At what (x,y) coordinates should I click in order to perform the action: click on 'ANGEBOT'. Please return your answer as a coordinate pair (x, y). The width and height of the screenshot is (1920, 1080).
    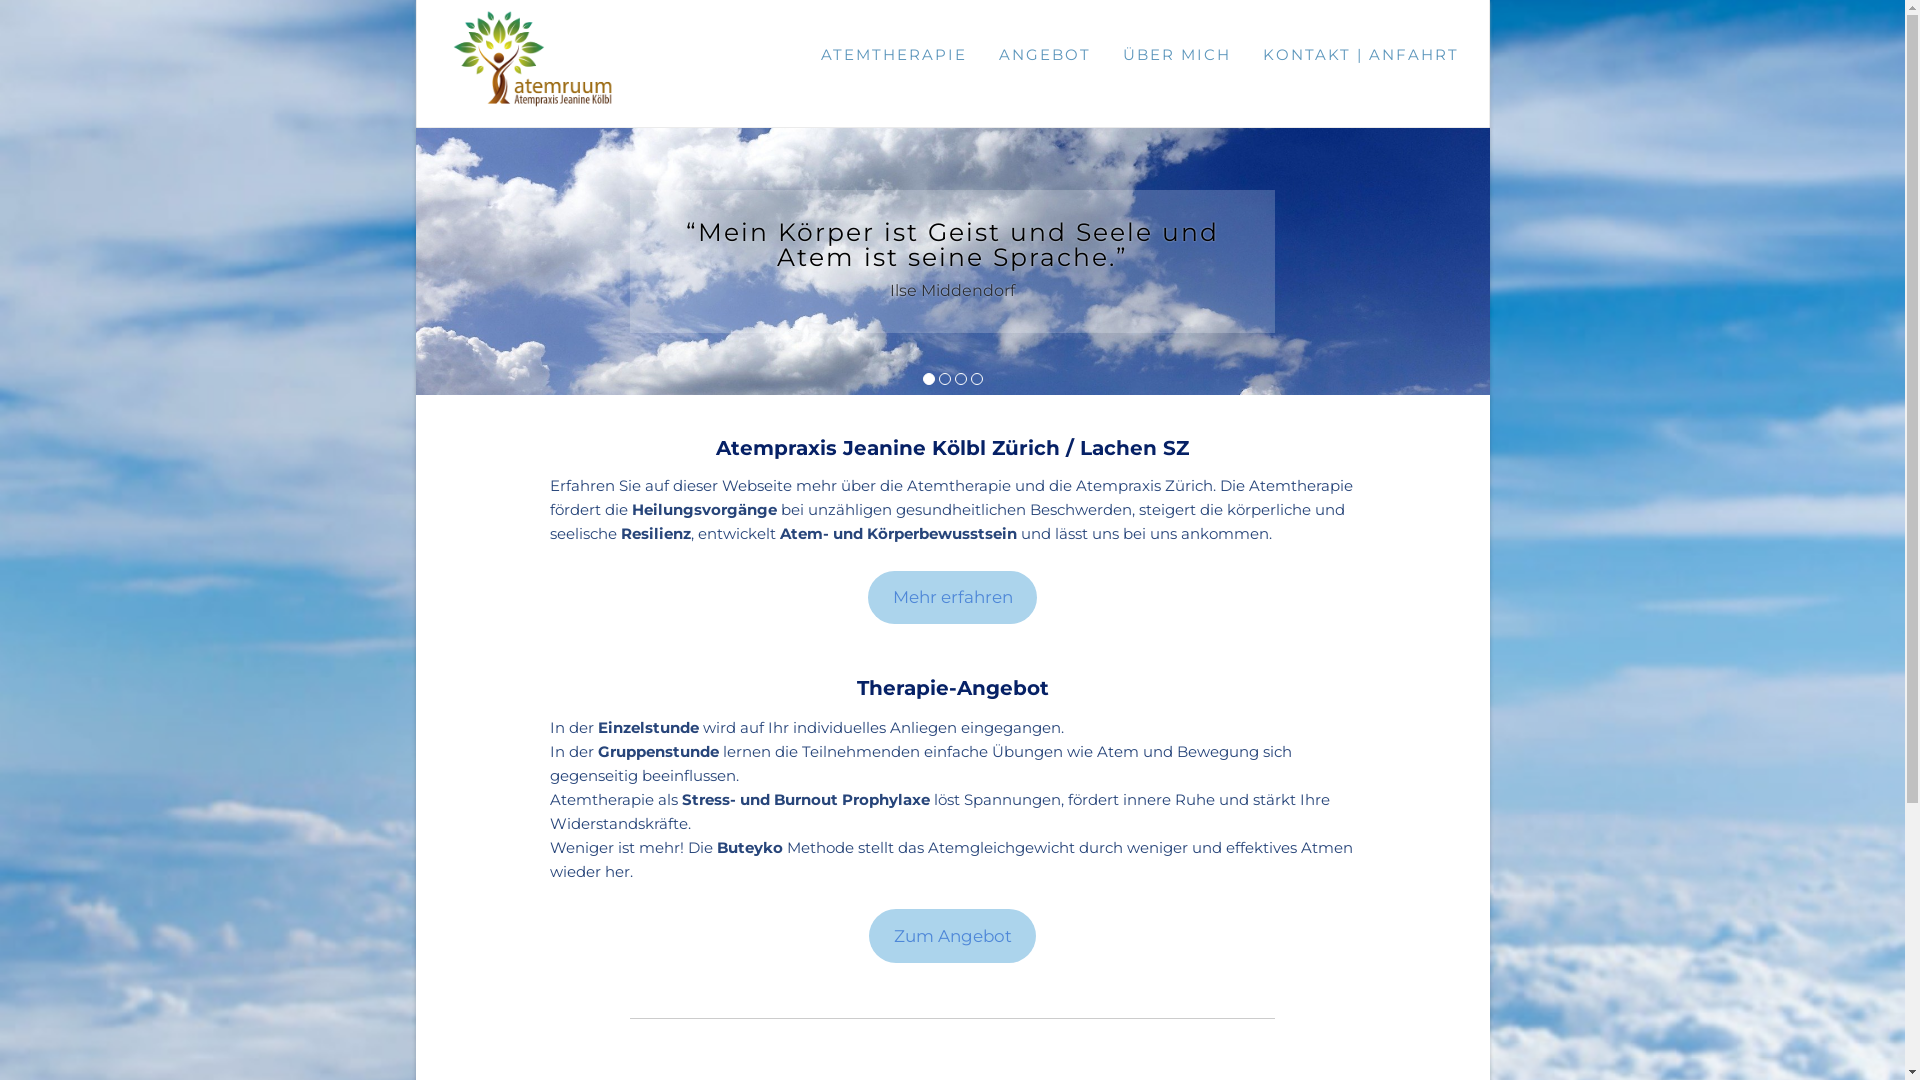
    Looking at the image, I should click on (1042, 55).